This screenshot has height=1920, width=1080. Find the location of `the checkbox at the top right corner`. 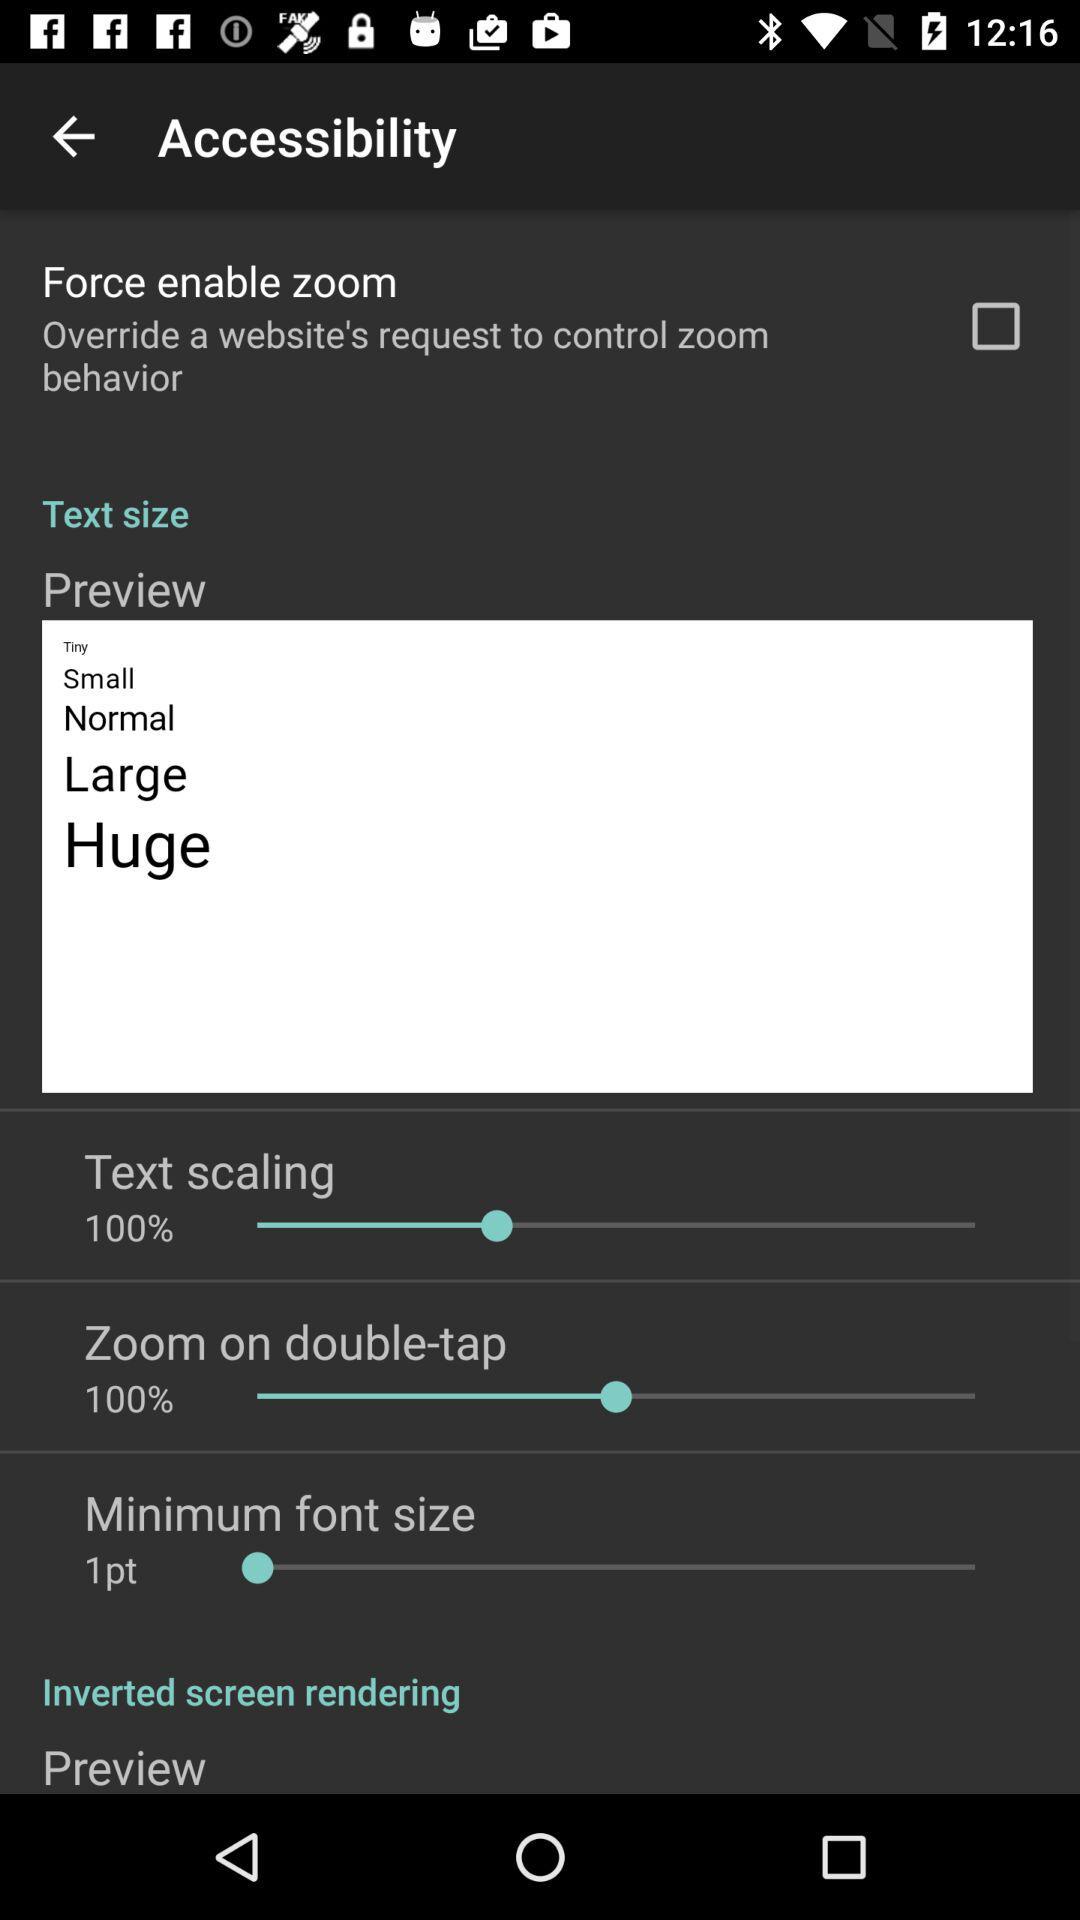

the checkbox at the top right corner is located at coordinates (995, 326).